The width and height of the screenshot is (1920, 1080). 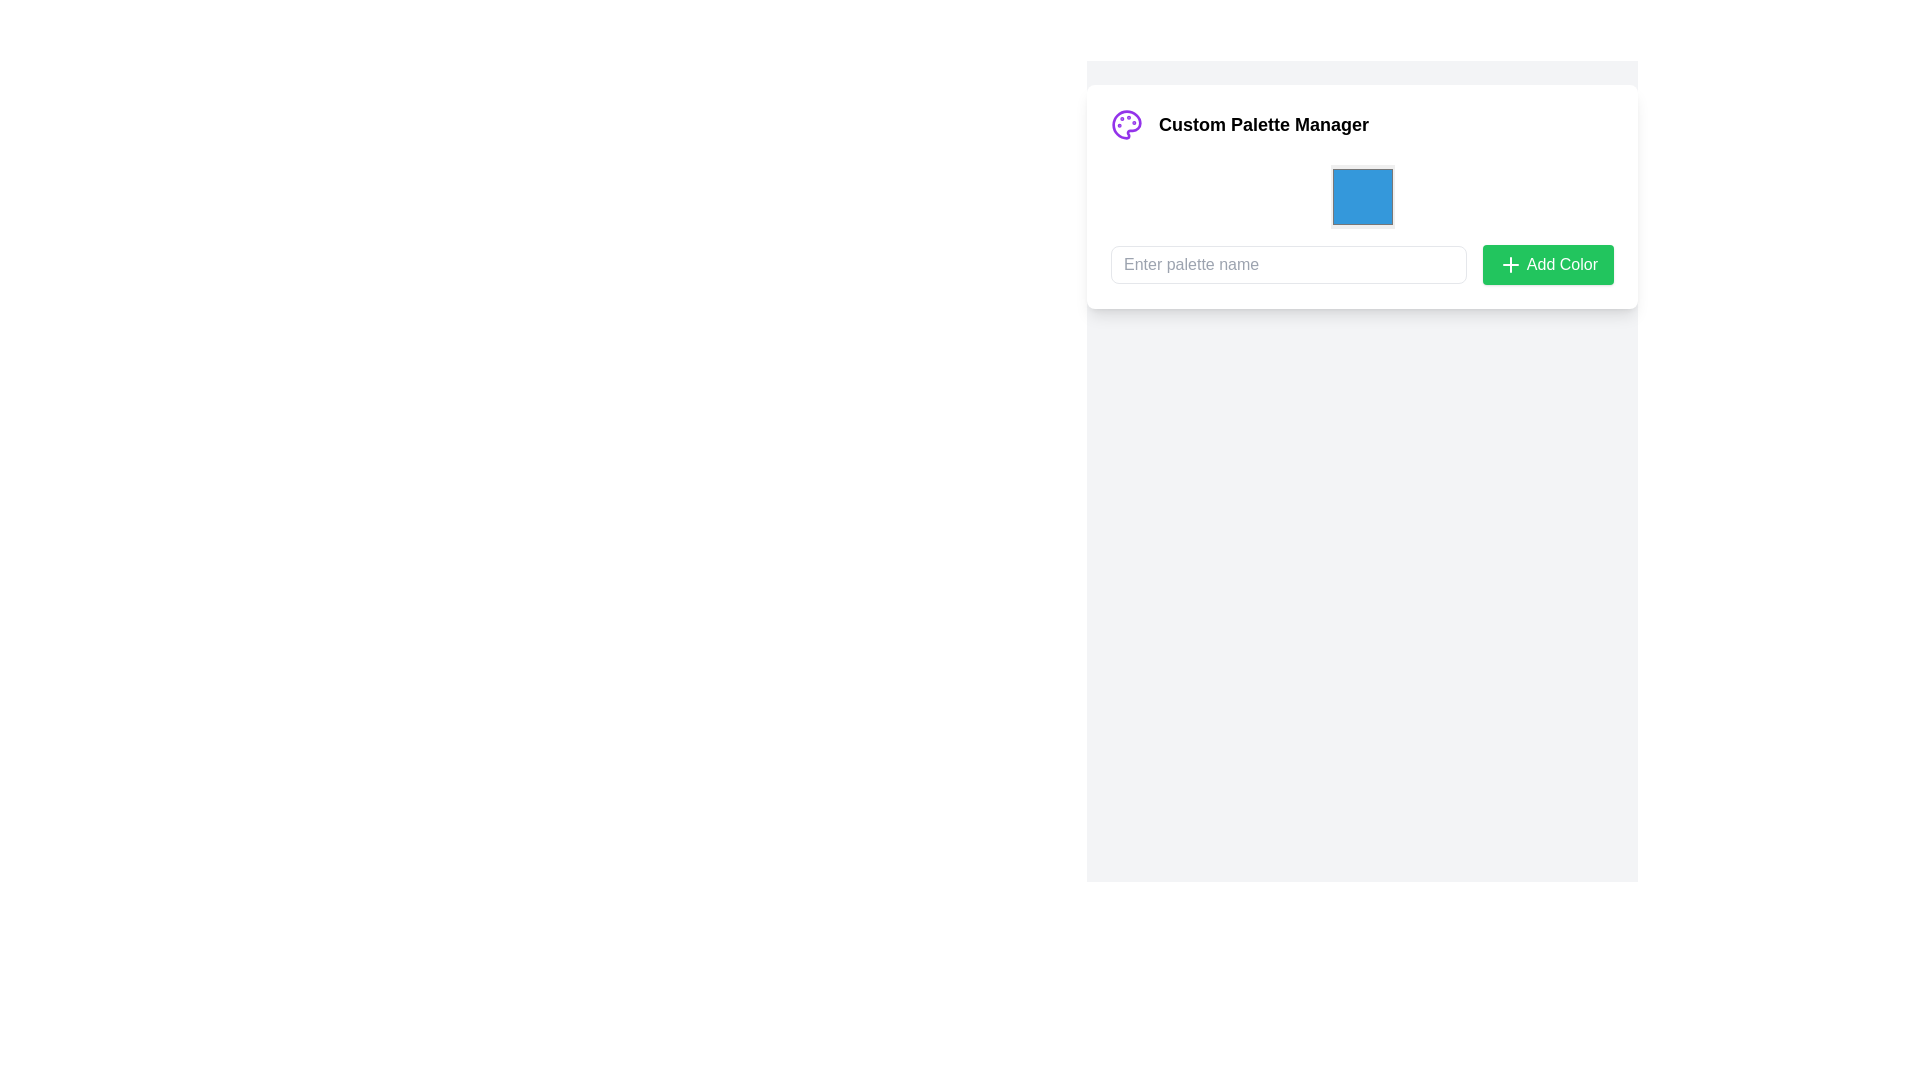 I want to click on the vibrant blue color picker square located within the 'Custom Palette Manager' interface, so click(x=1361, y=196).